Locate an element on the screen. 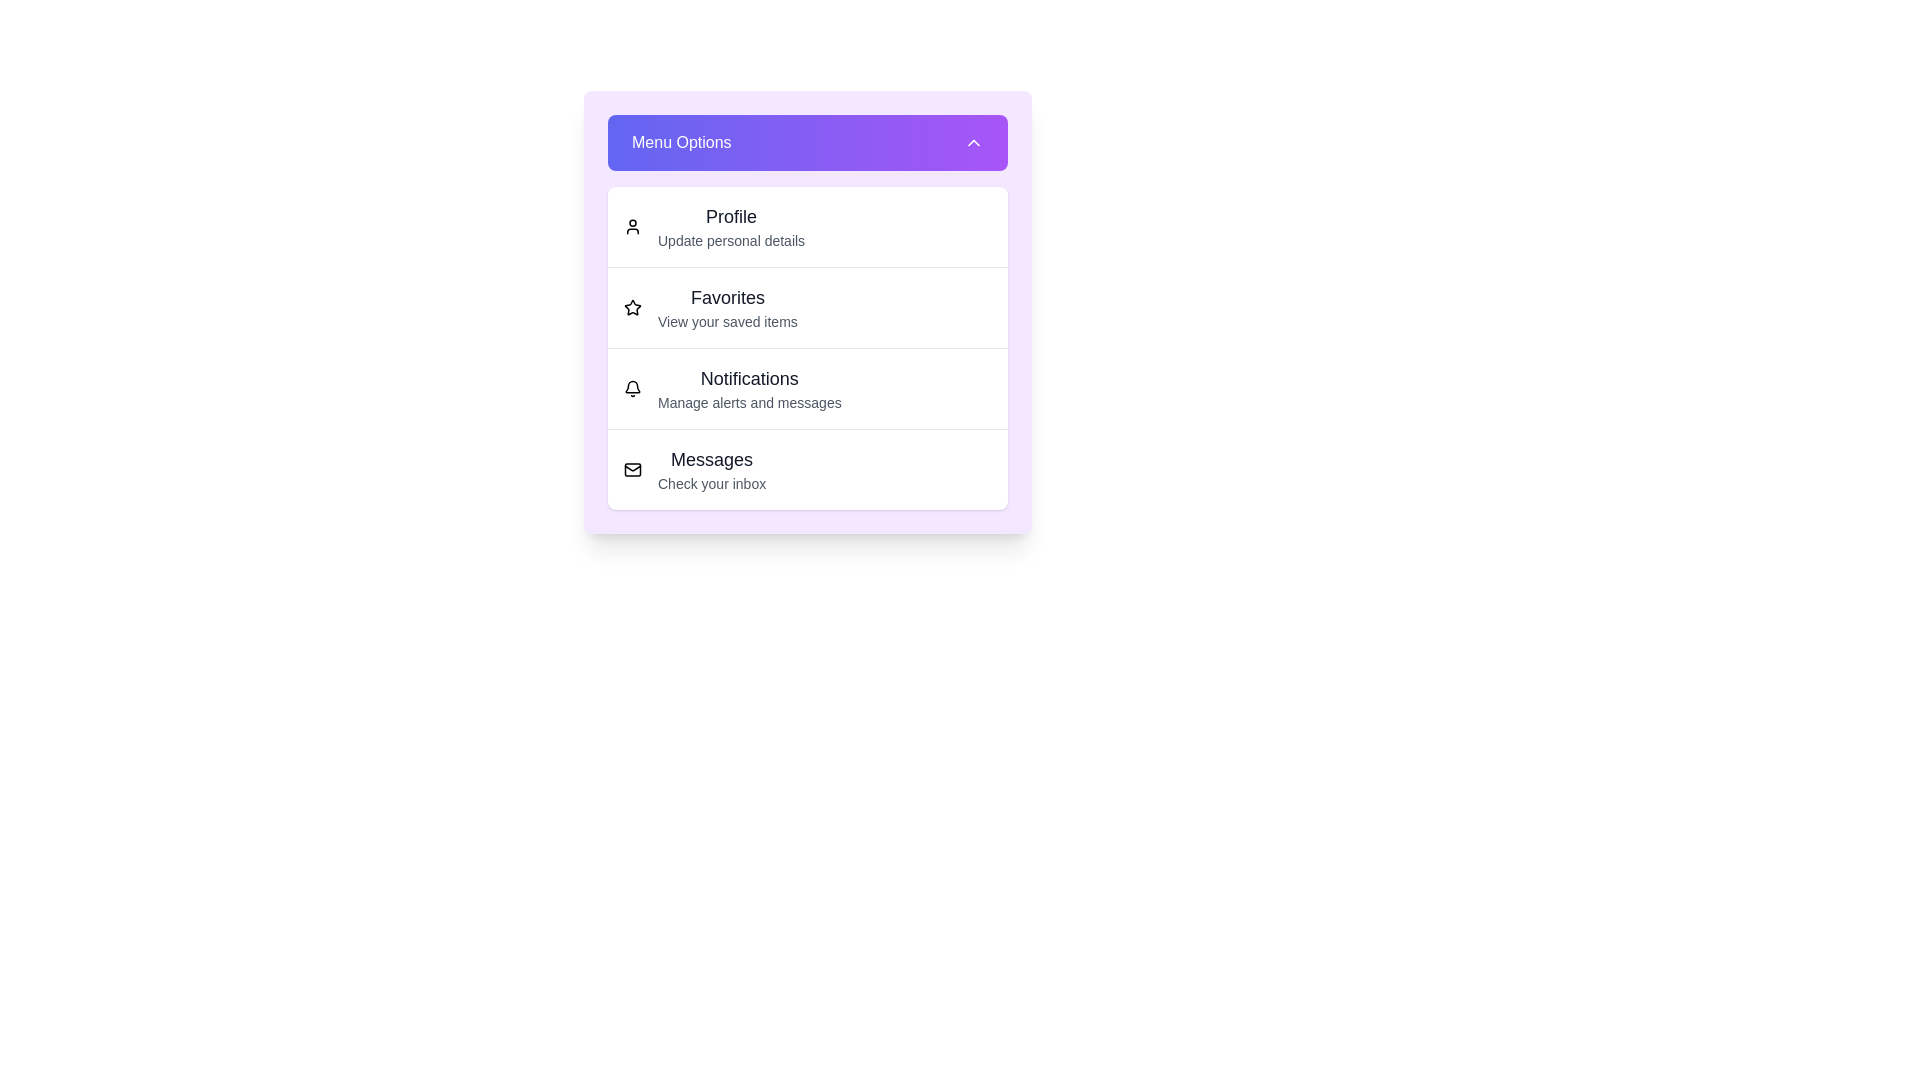 The height and width of the screenshot is (1080, 1920). the menu item corresponding to Profile is located at coordinates (632, 226).